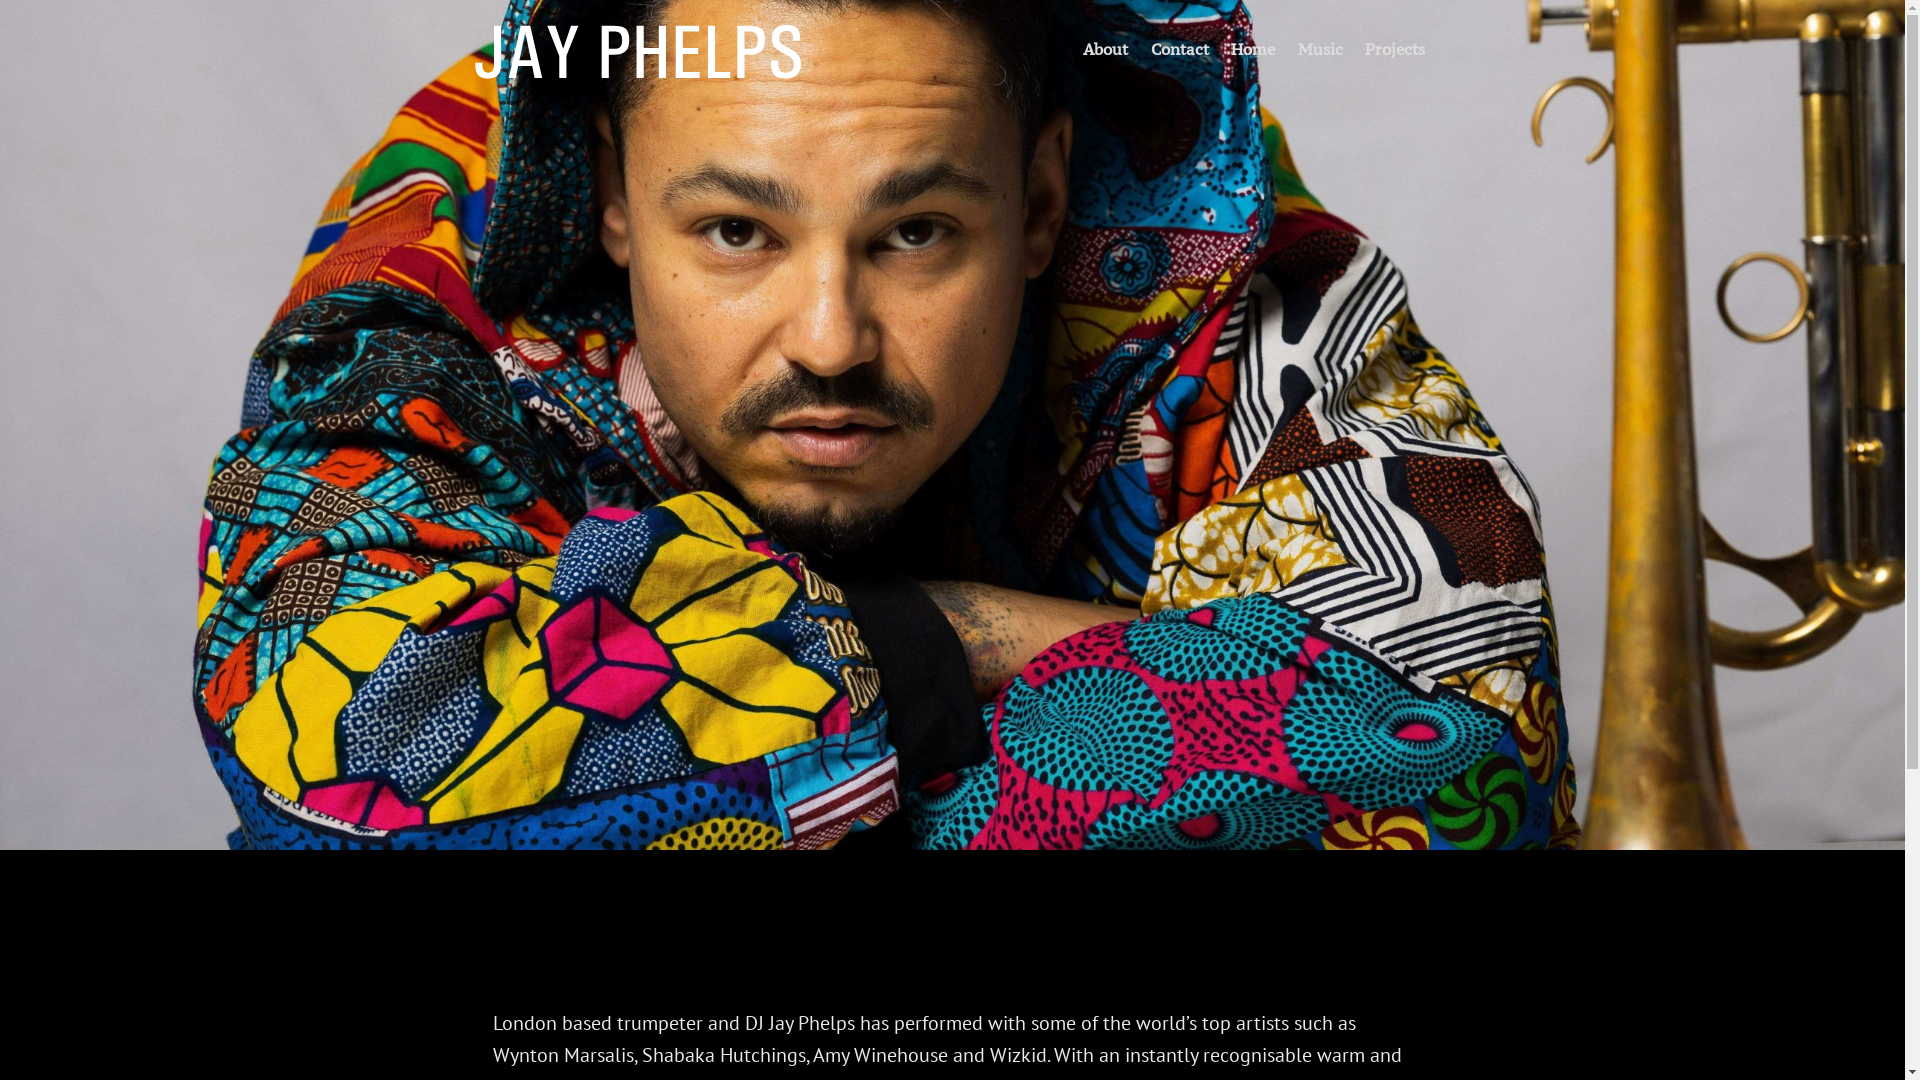 The height and width of the screenshot is (1080, 1920). What do you see at coordinates (1251, 46) in the screenshot?
I see `'Home'` at bounding box center [1251, 46].